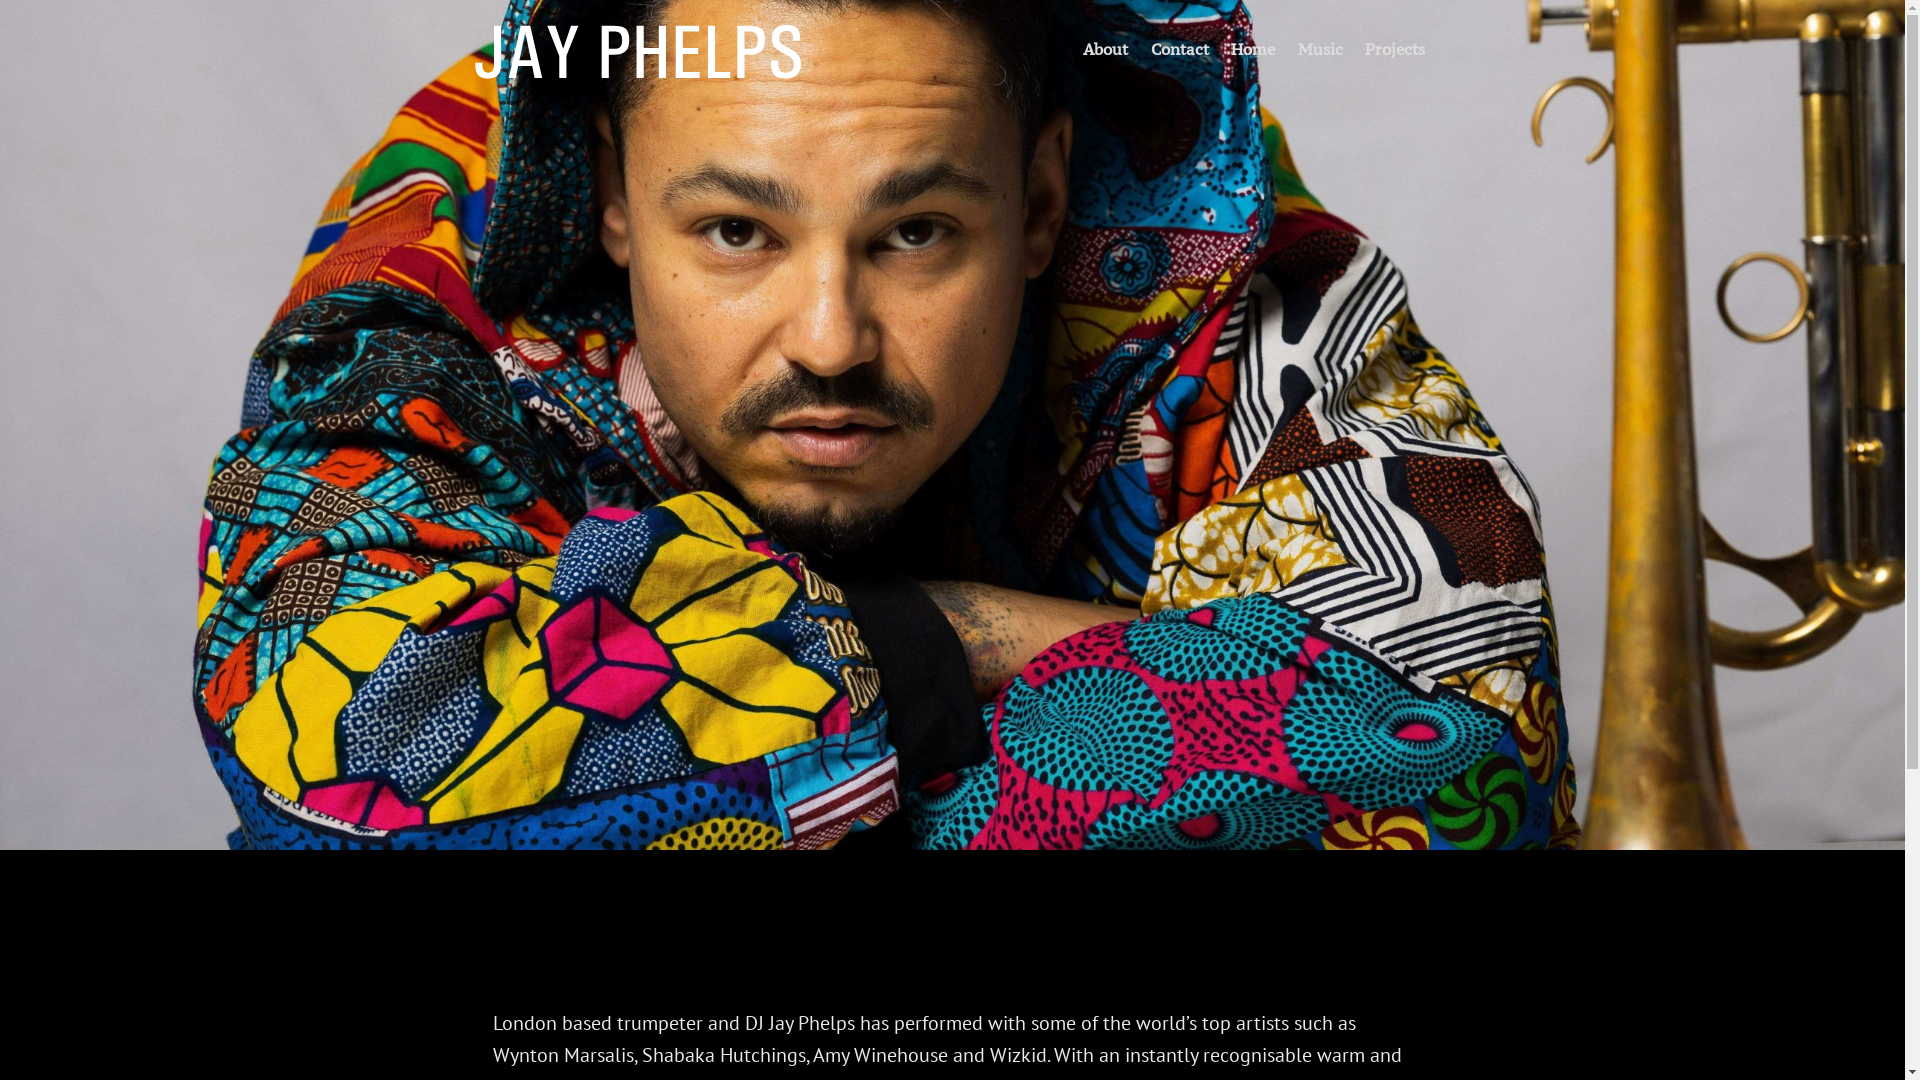 The height and width of the screenshot is (1080, 1920). What do you see at coordinates (1251, 46) in the screenshot?
I see `'Home'` at bounding box center [1251, 46].